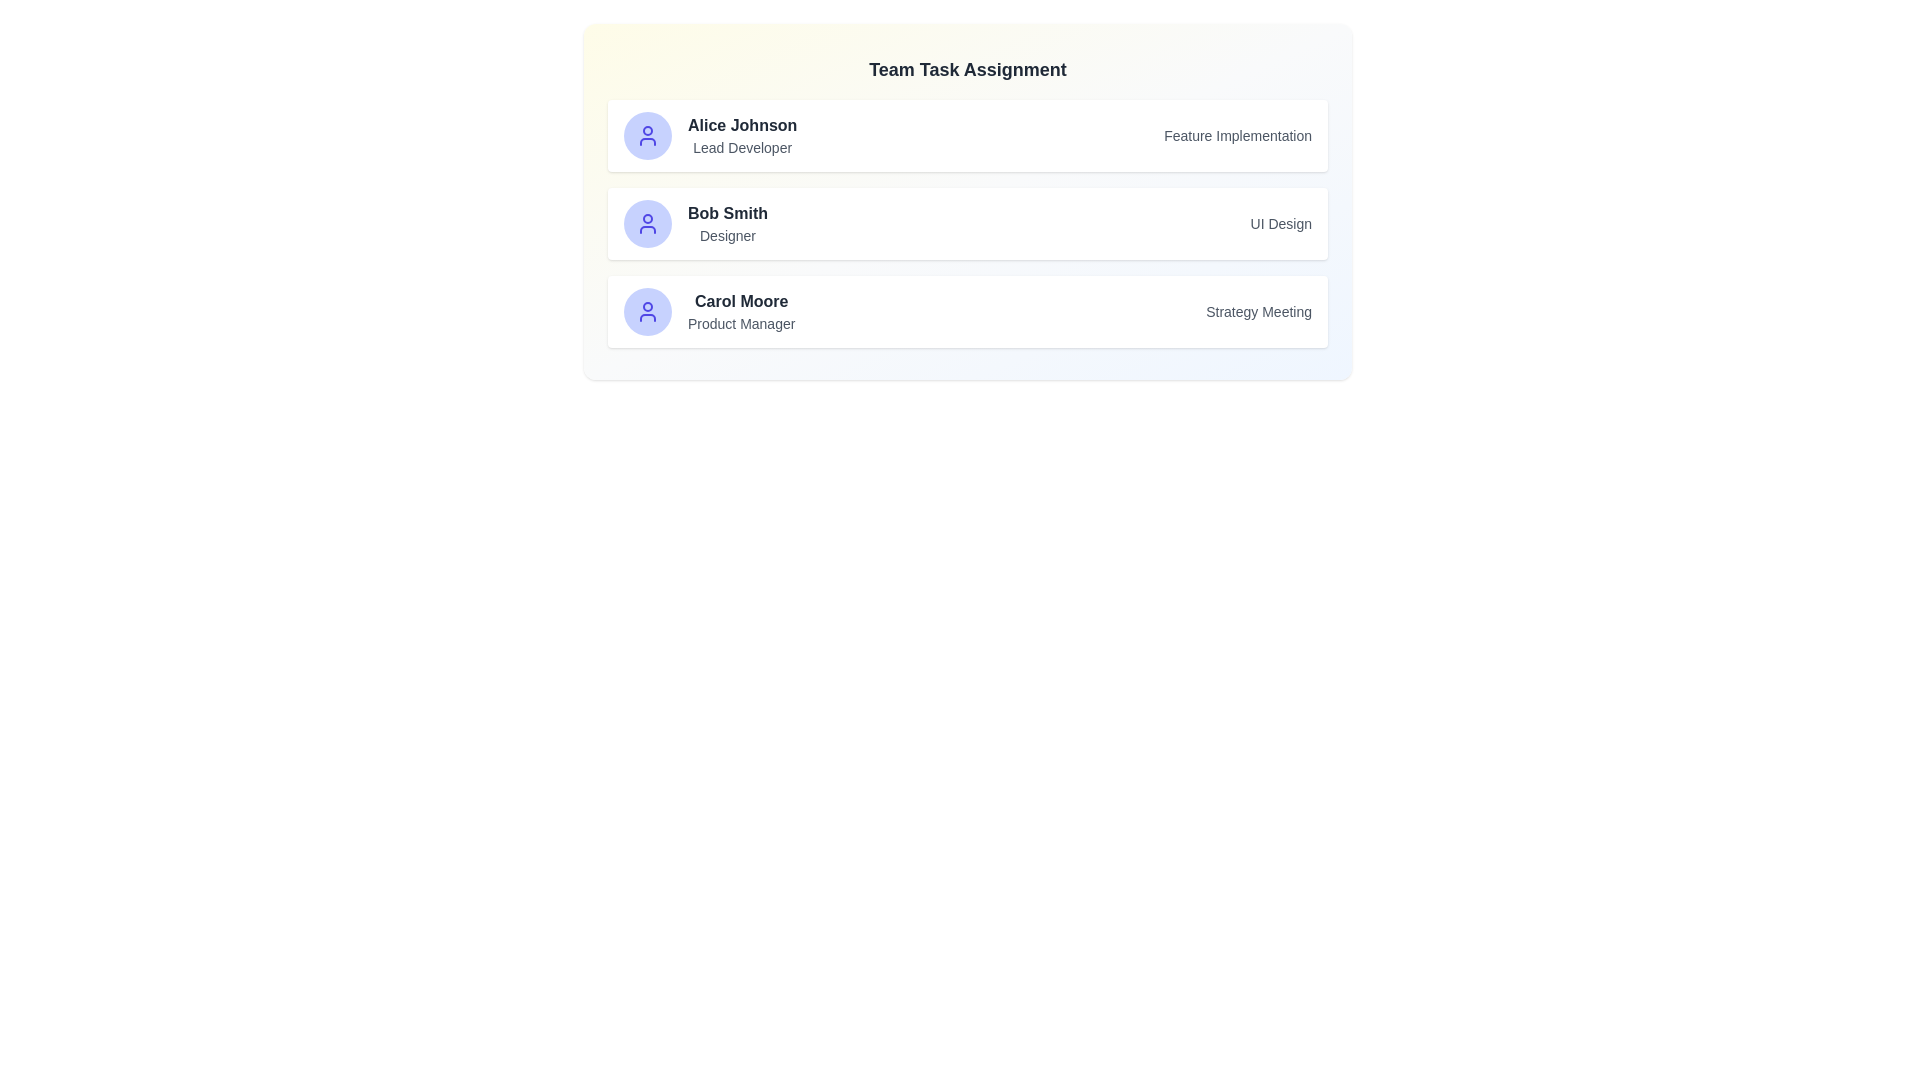 The width and height of the screenshot is (1920, 1080). What do you see at coordinates (741, 135) in the screenshot?
I see `the text label displaying 'Alice Johnson' which is styled in bold and larger font, located in the topmost row of the 'Team Task Assignment' list, and positioned to the right of a user icon` at bounding box center [741, 135].